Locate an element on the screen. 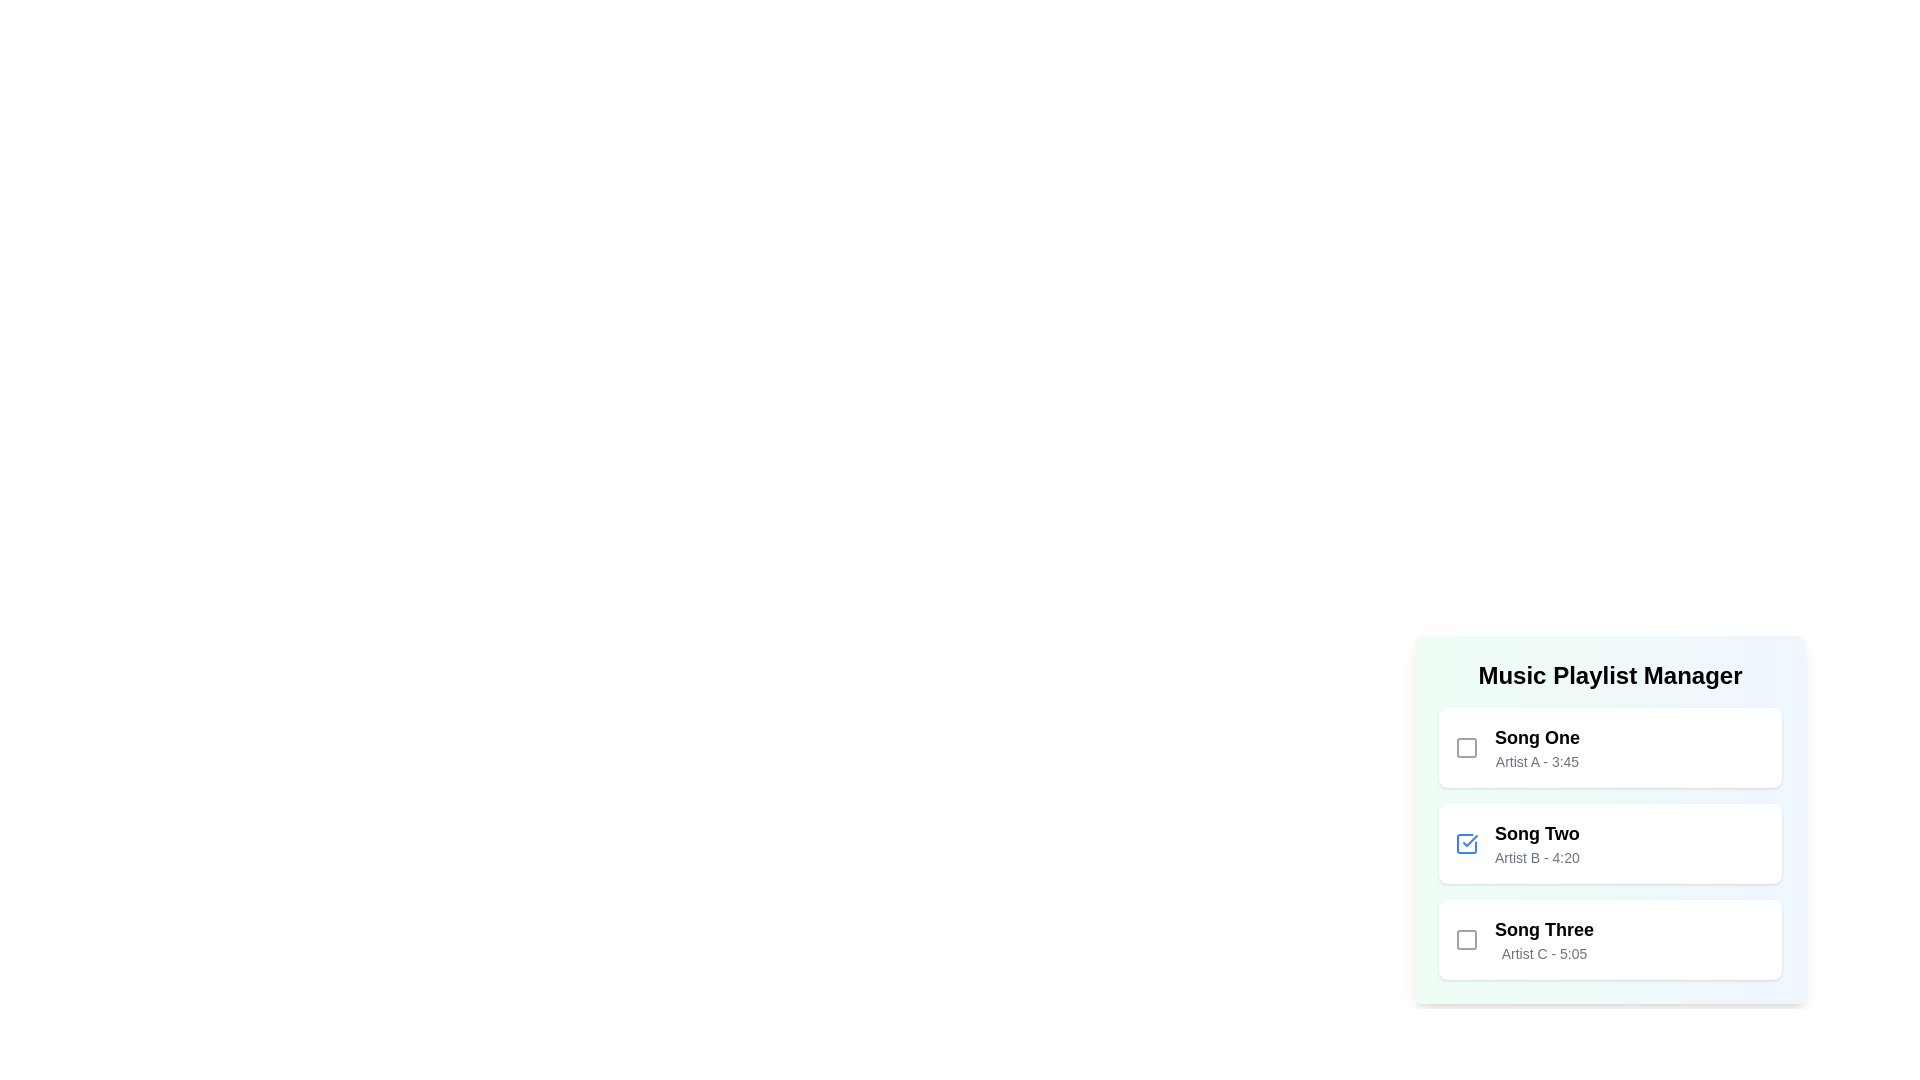 This screenshot has width=1920, height=1080. the Text Header element that serves as a title for the section, located at the top-center of the box above the list of songs is located at coordinates (1610, 675).